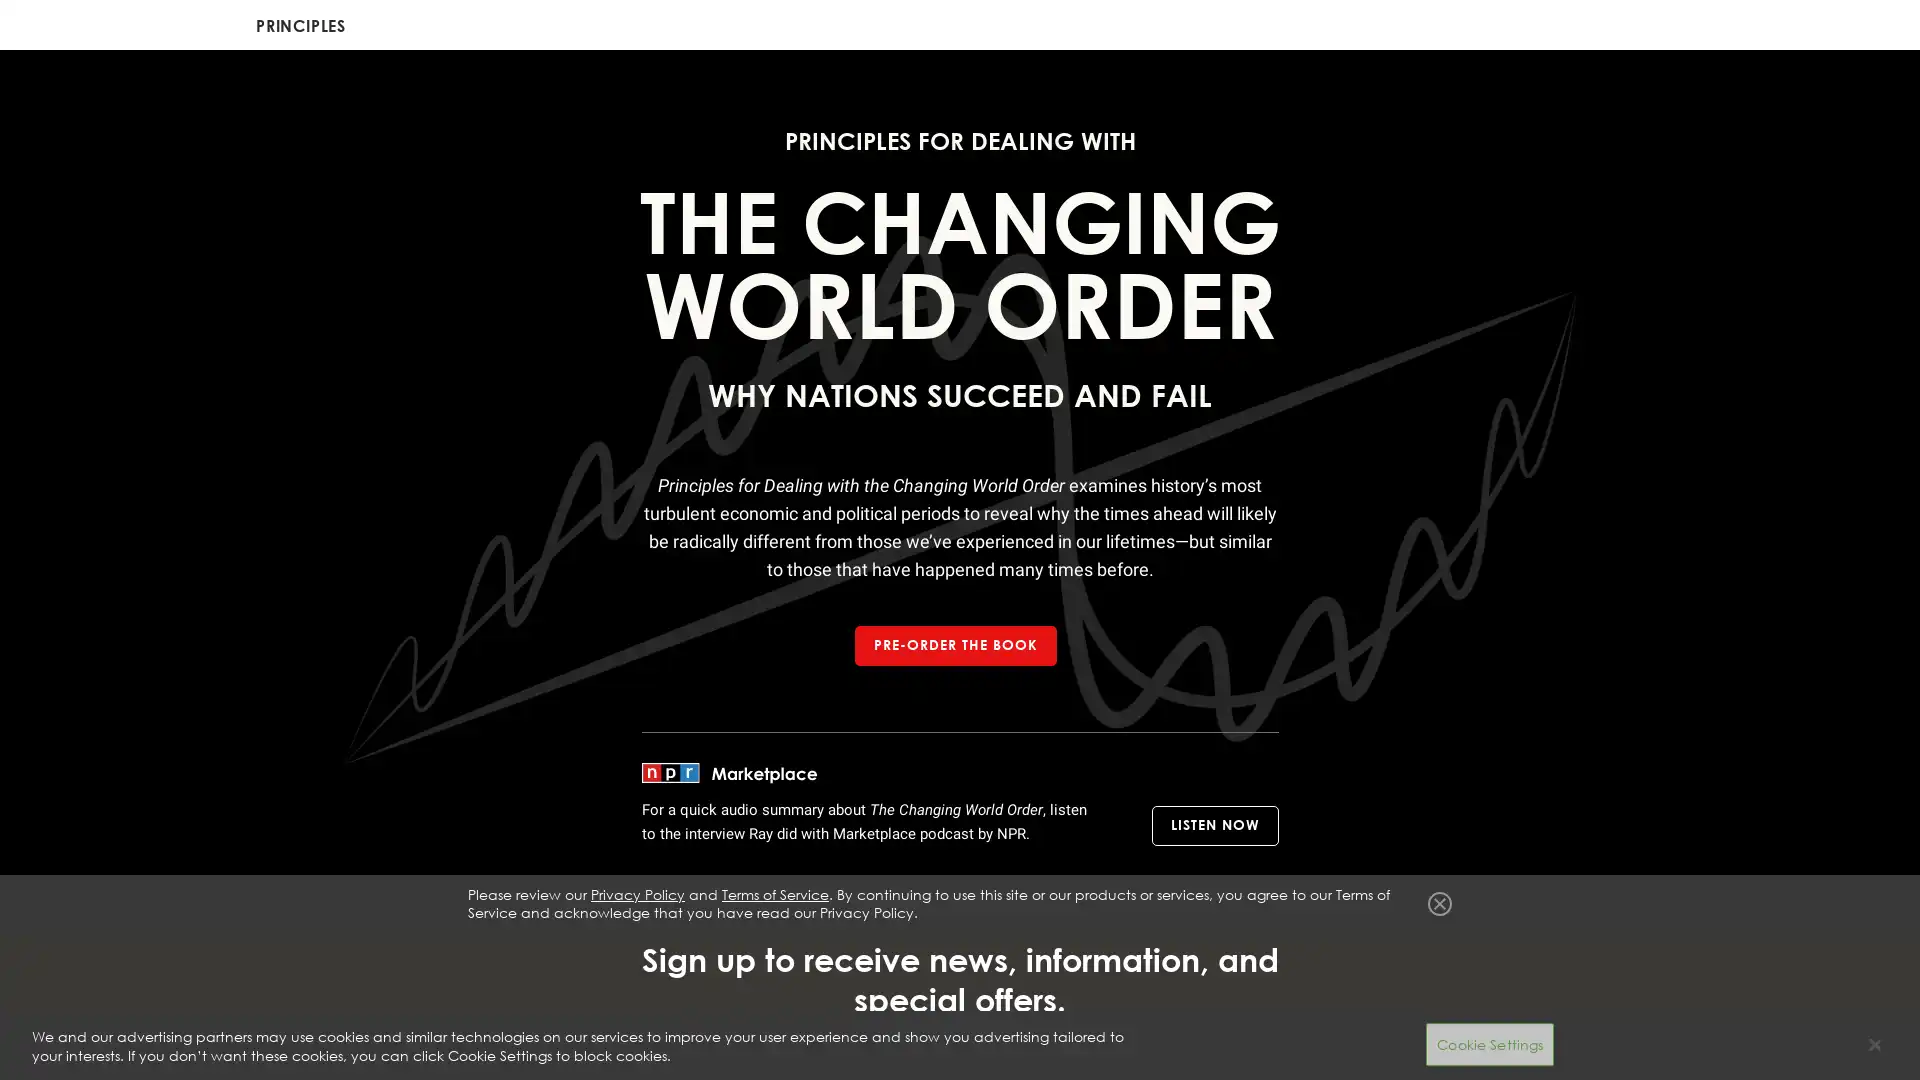  I want to click on Close, so click(1873, 1044).